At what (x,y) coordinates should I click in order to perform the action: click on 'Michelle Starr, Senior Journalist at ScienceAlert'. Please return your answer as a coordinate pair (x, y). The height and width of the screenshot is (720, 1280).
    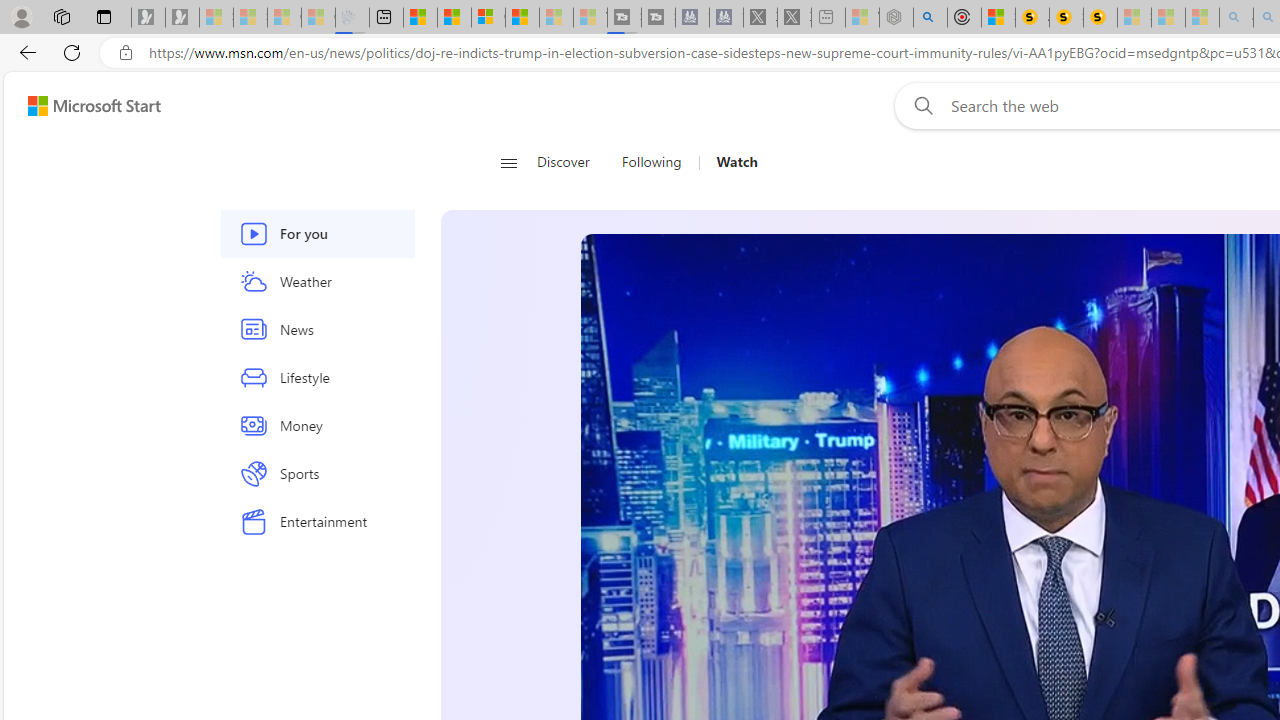
    Looking at the image, I should click on (1099, 17).